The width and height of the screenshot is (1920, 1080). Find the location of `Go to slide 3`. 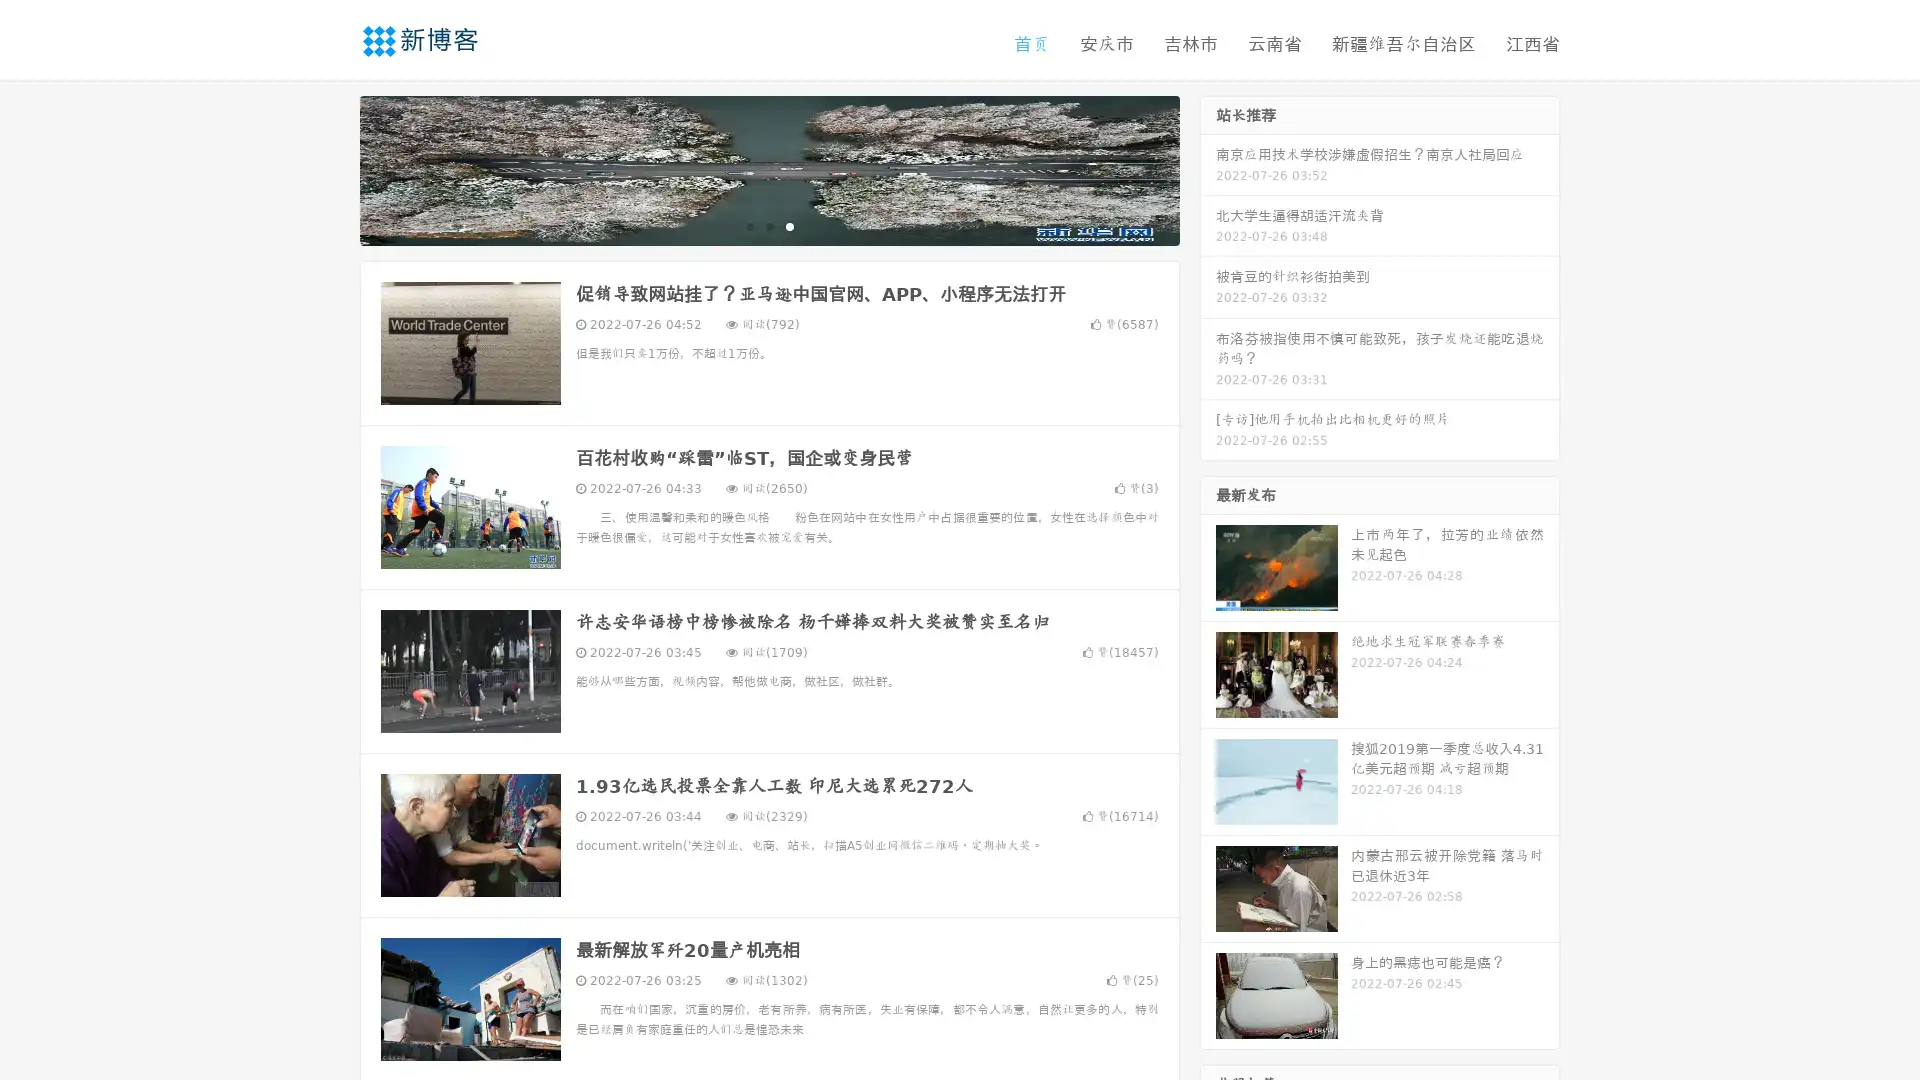

Go to slide 3 is located at coordinates (789, 225).